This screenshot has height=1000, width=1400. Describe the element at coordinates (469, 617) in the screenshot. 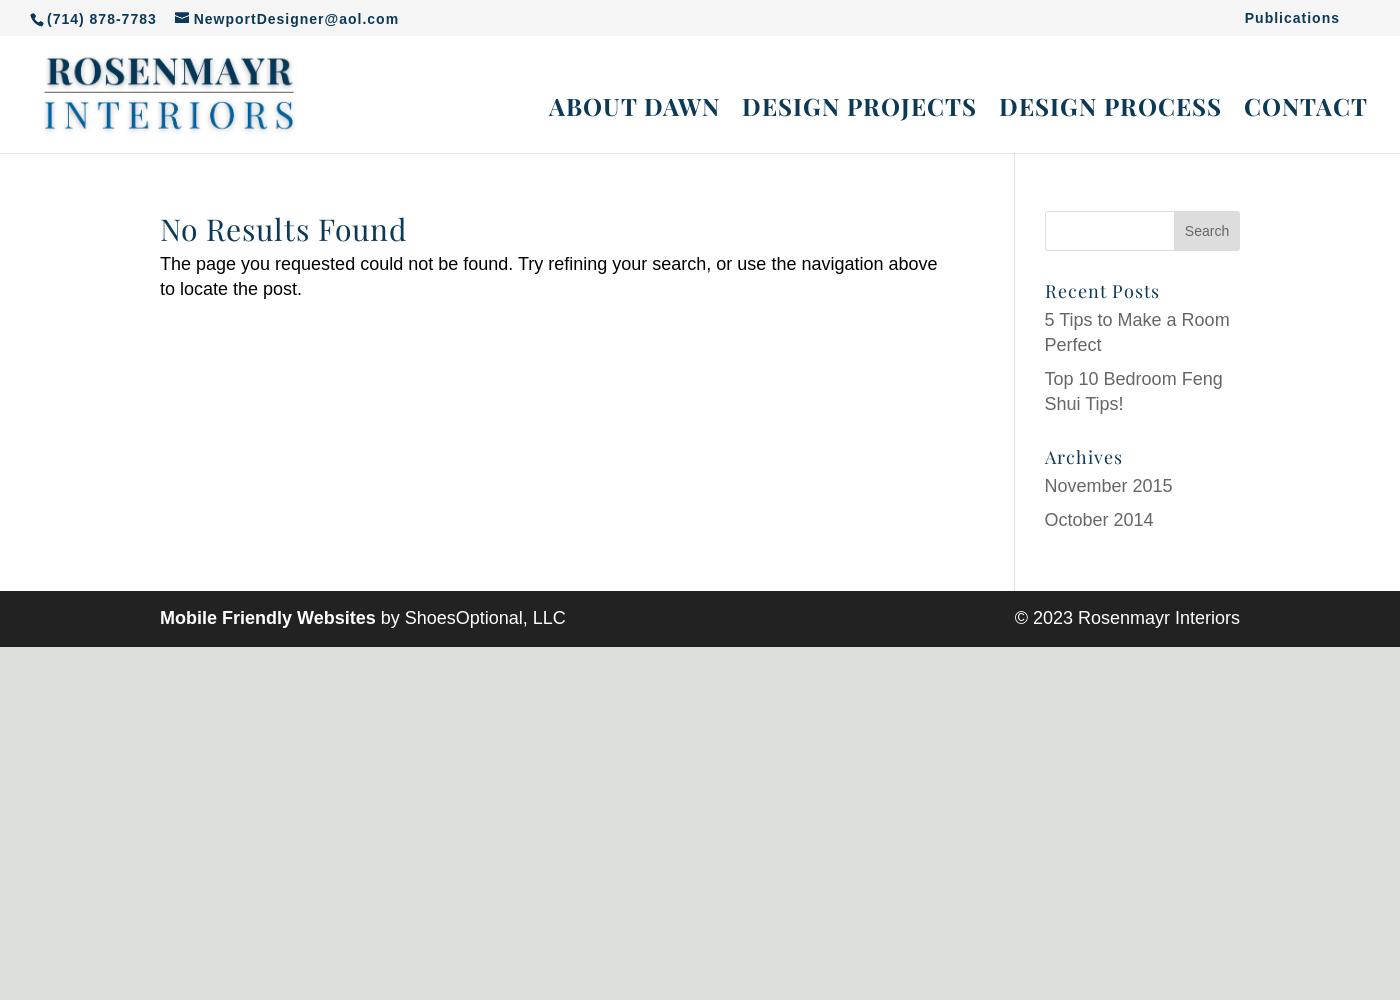

I see `'by ShoesOptional, LLC'` at that location.